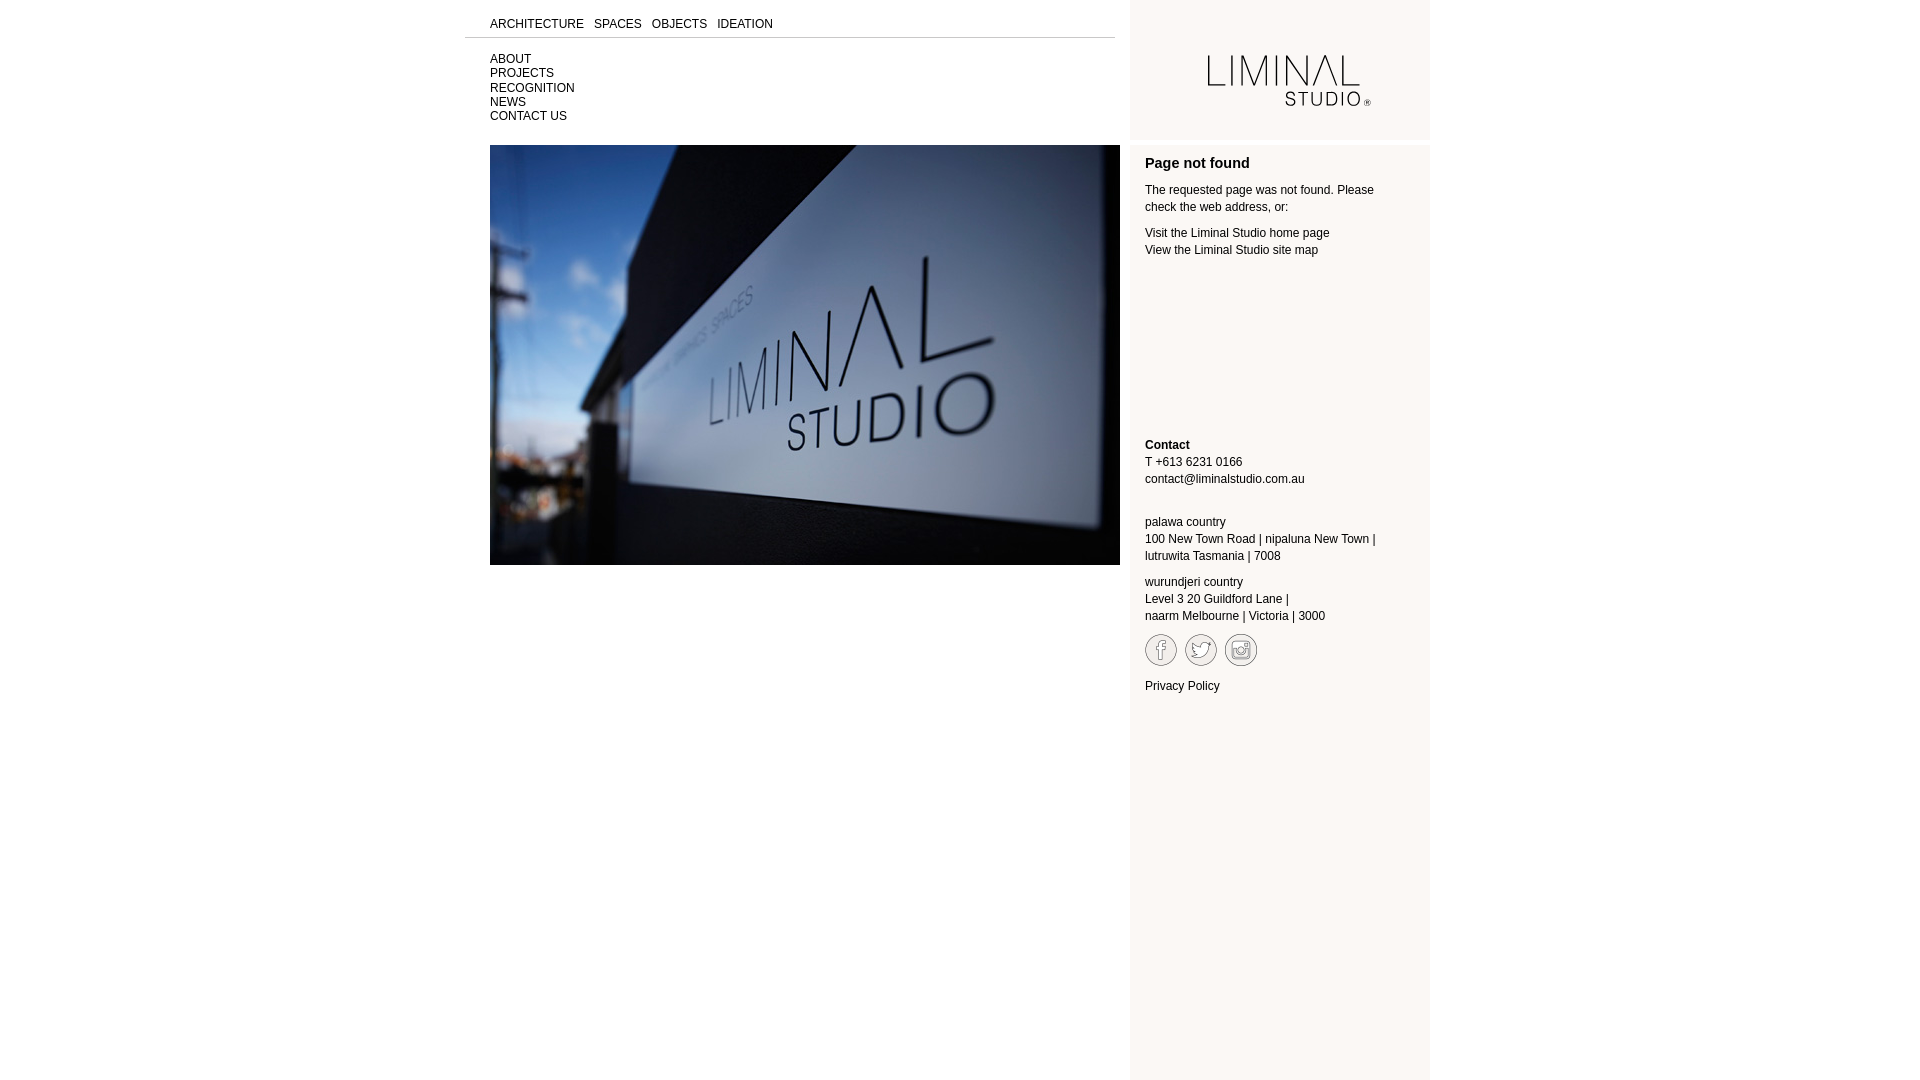  What do you see at coordinates (1230, 249) in the screenshot?
I see `'View the Liminal Studio site map'` at bounding box center [1230, 249].